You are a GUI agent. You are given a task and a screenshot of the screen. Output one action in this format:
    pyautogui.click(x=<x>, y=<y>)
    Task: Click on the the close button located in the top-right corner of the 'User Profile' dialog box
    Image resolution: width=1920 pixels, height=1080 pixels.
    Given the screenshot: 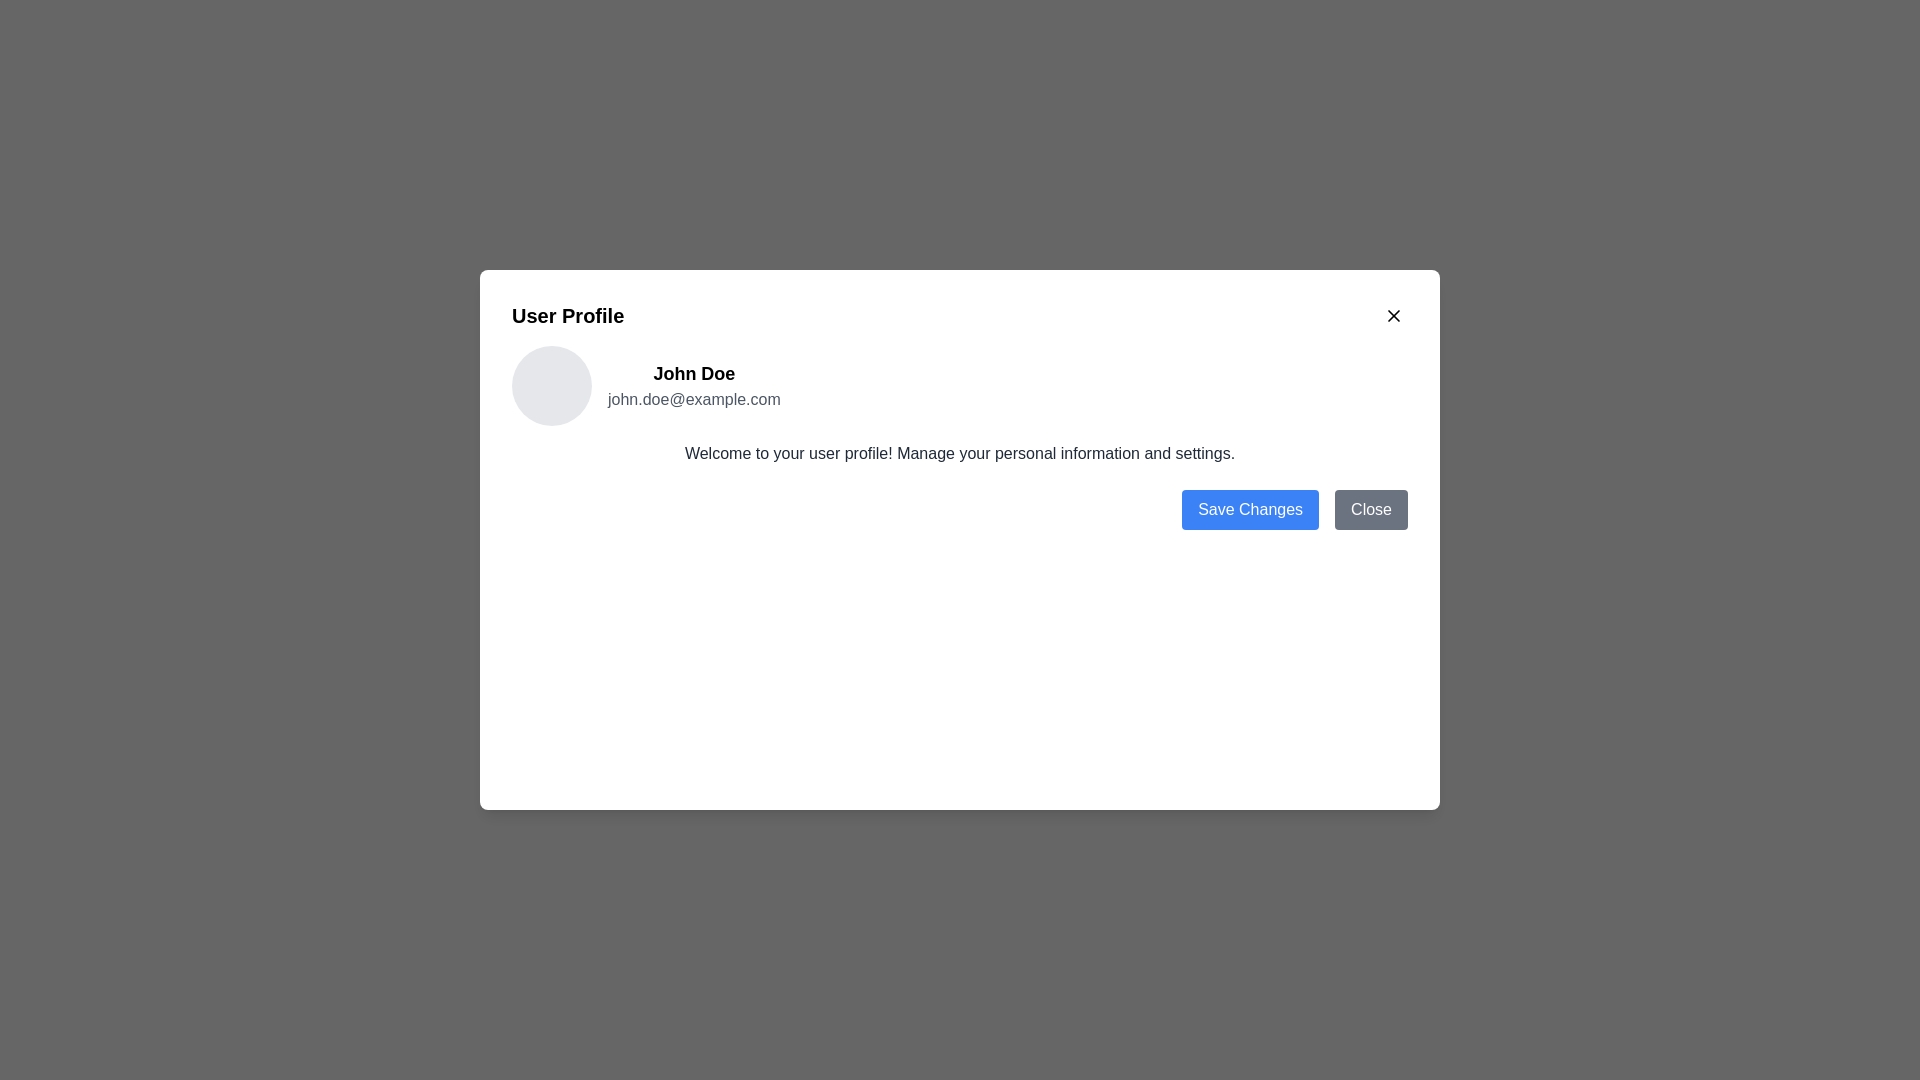 What is the action you would take?
    pyautogui.click(x=1392, y=315)
    